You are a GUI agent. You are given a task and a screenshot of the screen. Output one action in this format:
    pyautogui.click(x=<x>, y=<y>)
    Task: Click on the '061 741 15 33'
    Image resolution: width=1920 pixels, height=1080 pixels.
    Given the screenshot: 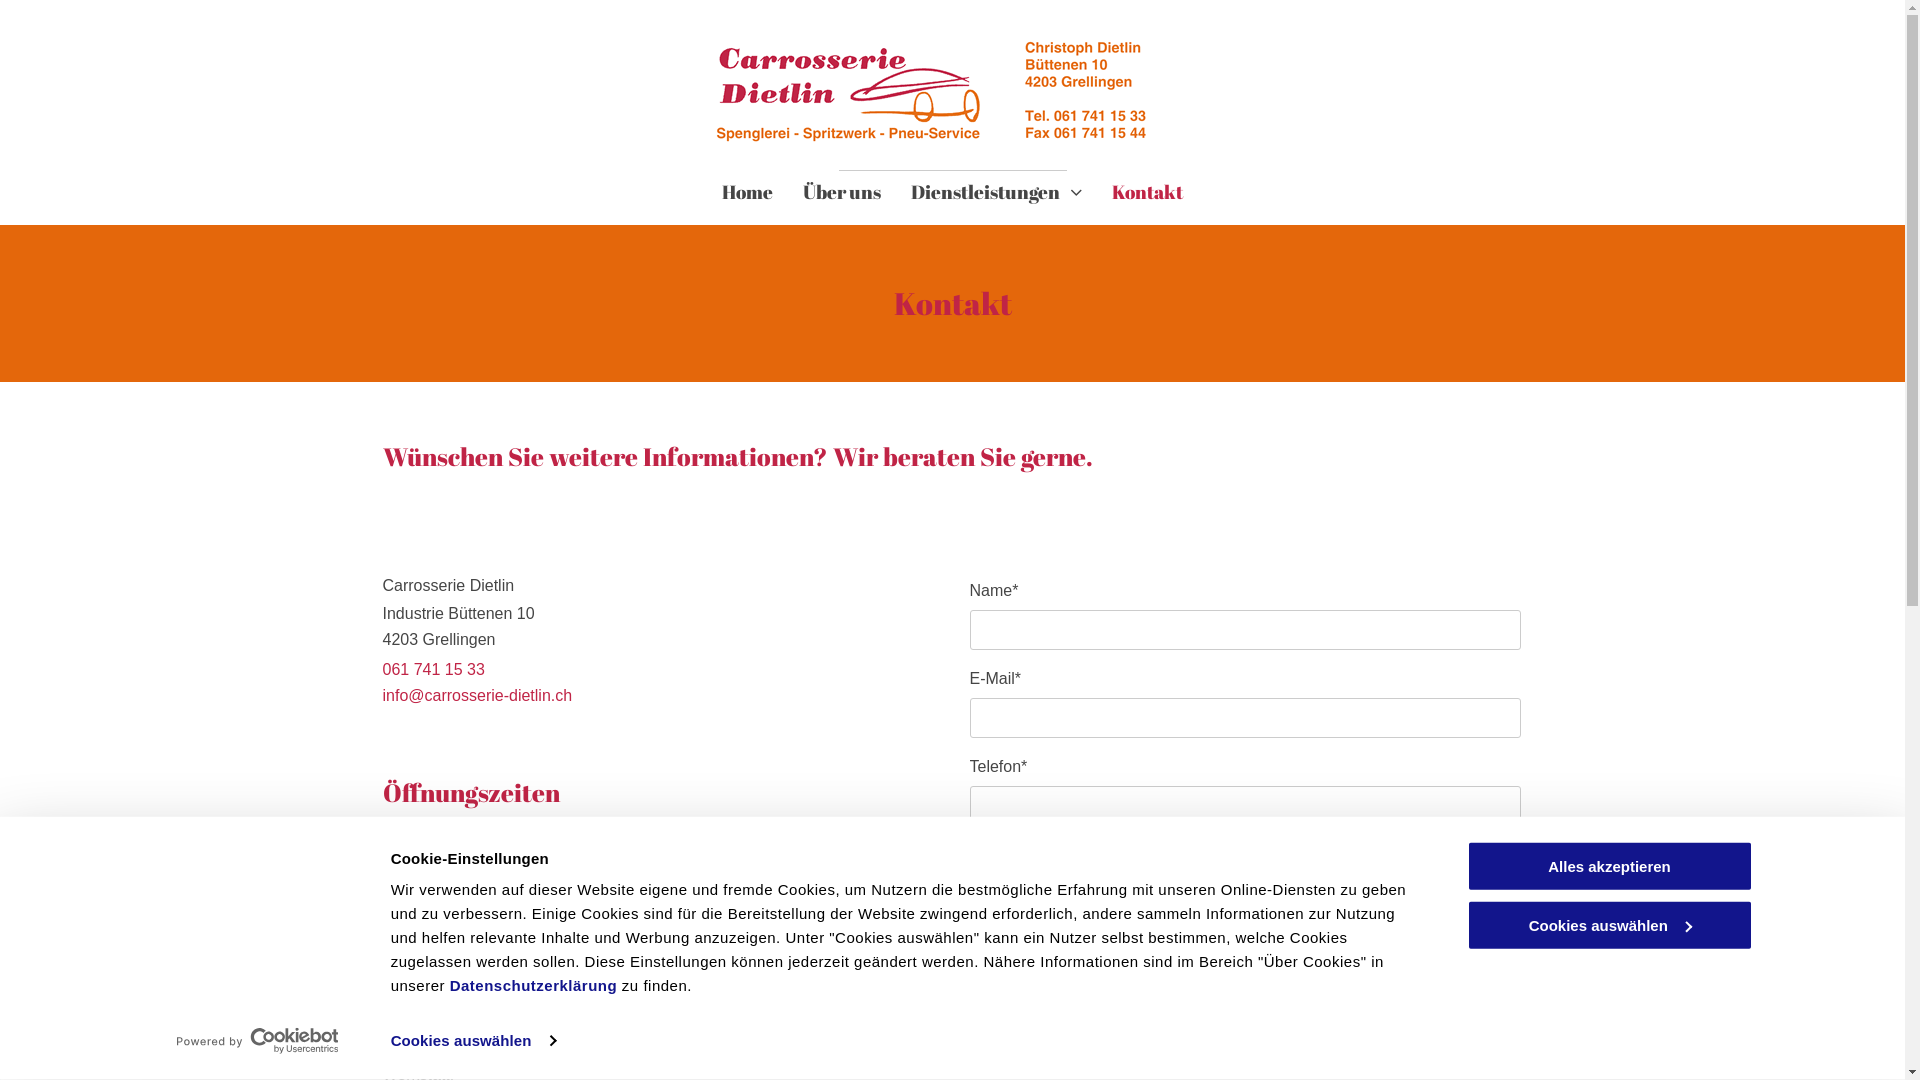 What is the action you would take?
    pyautogui.click(x=382, y=669)
    